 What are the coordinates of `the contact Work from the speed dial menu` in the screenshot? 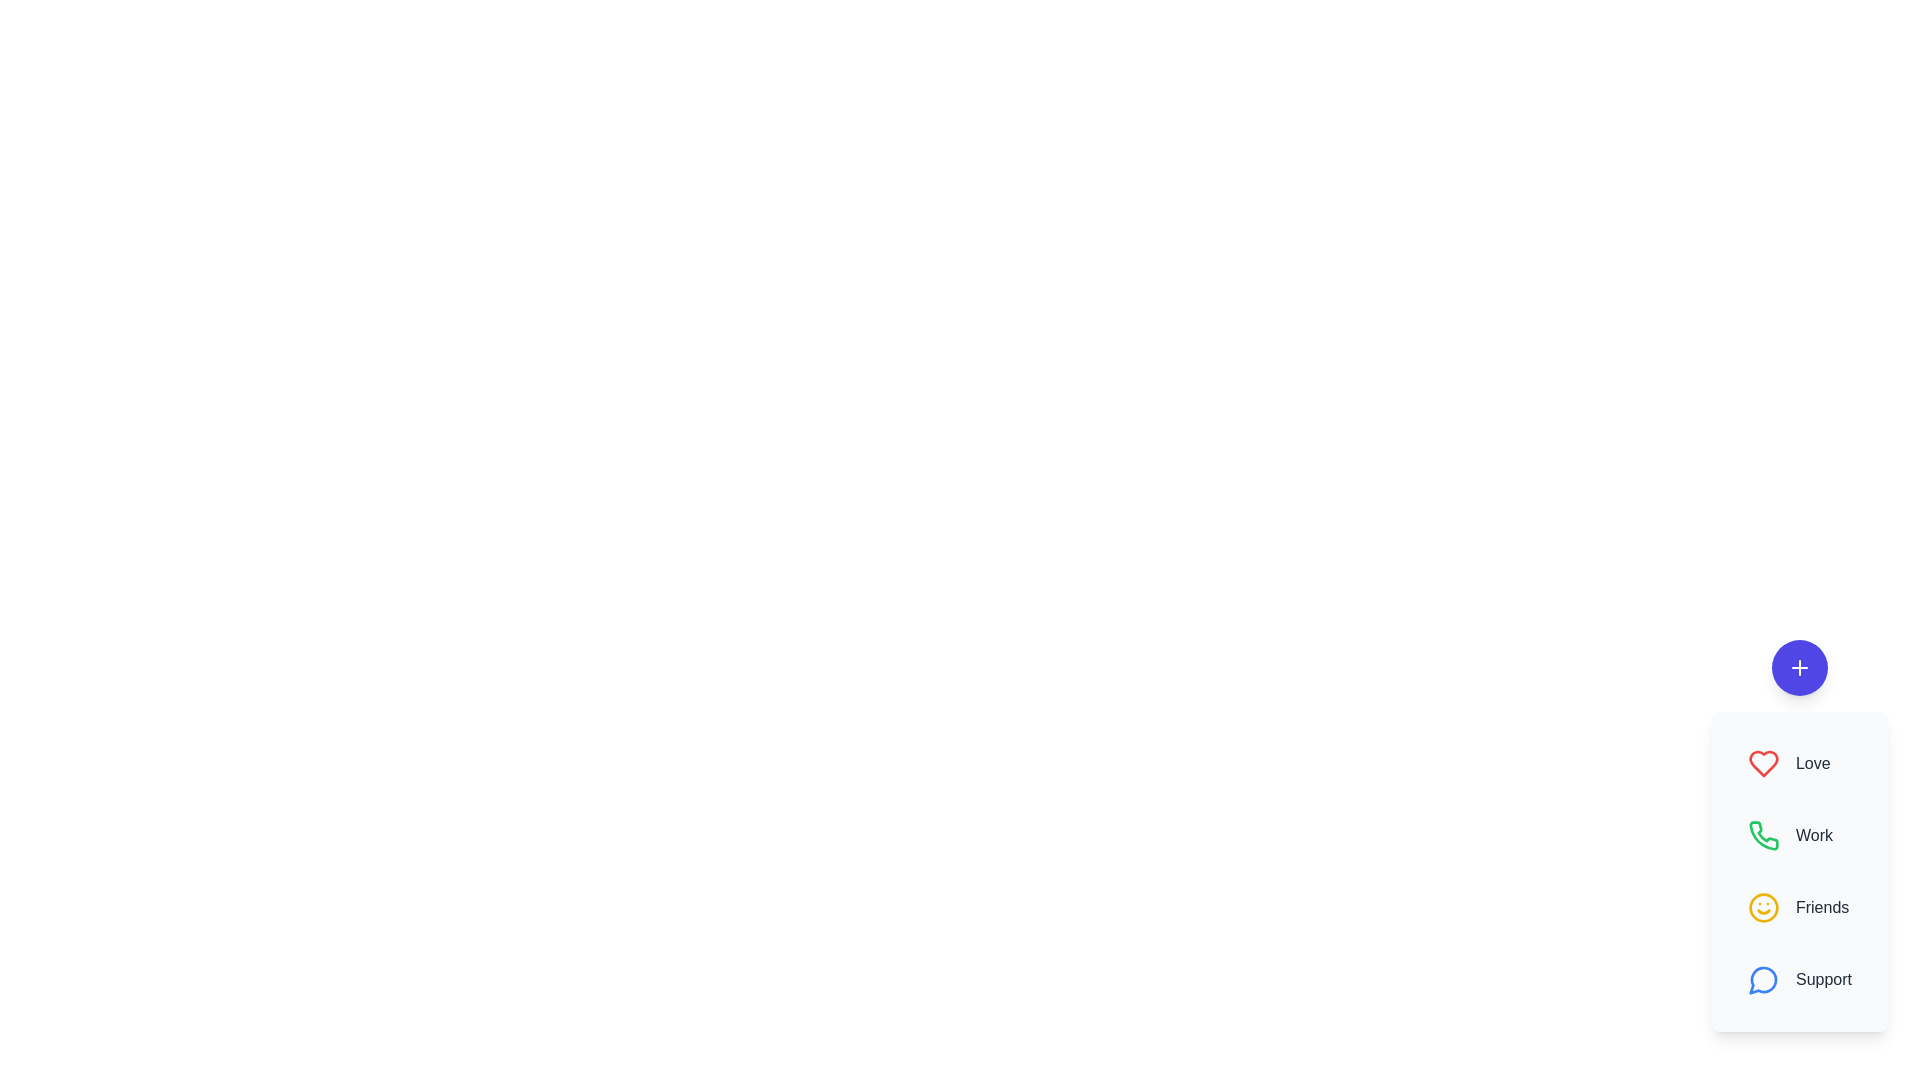 It's located at (1800, 836).